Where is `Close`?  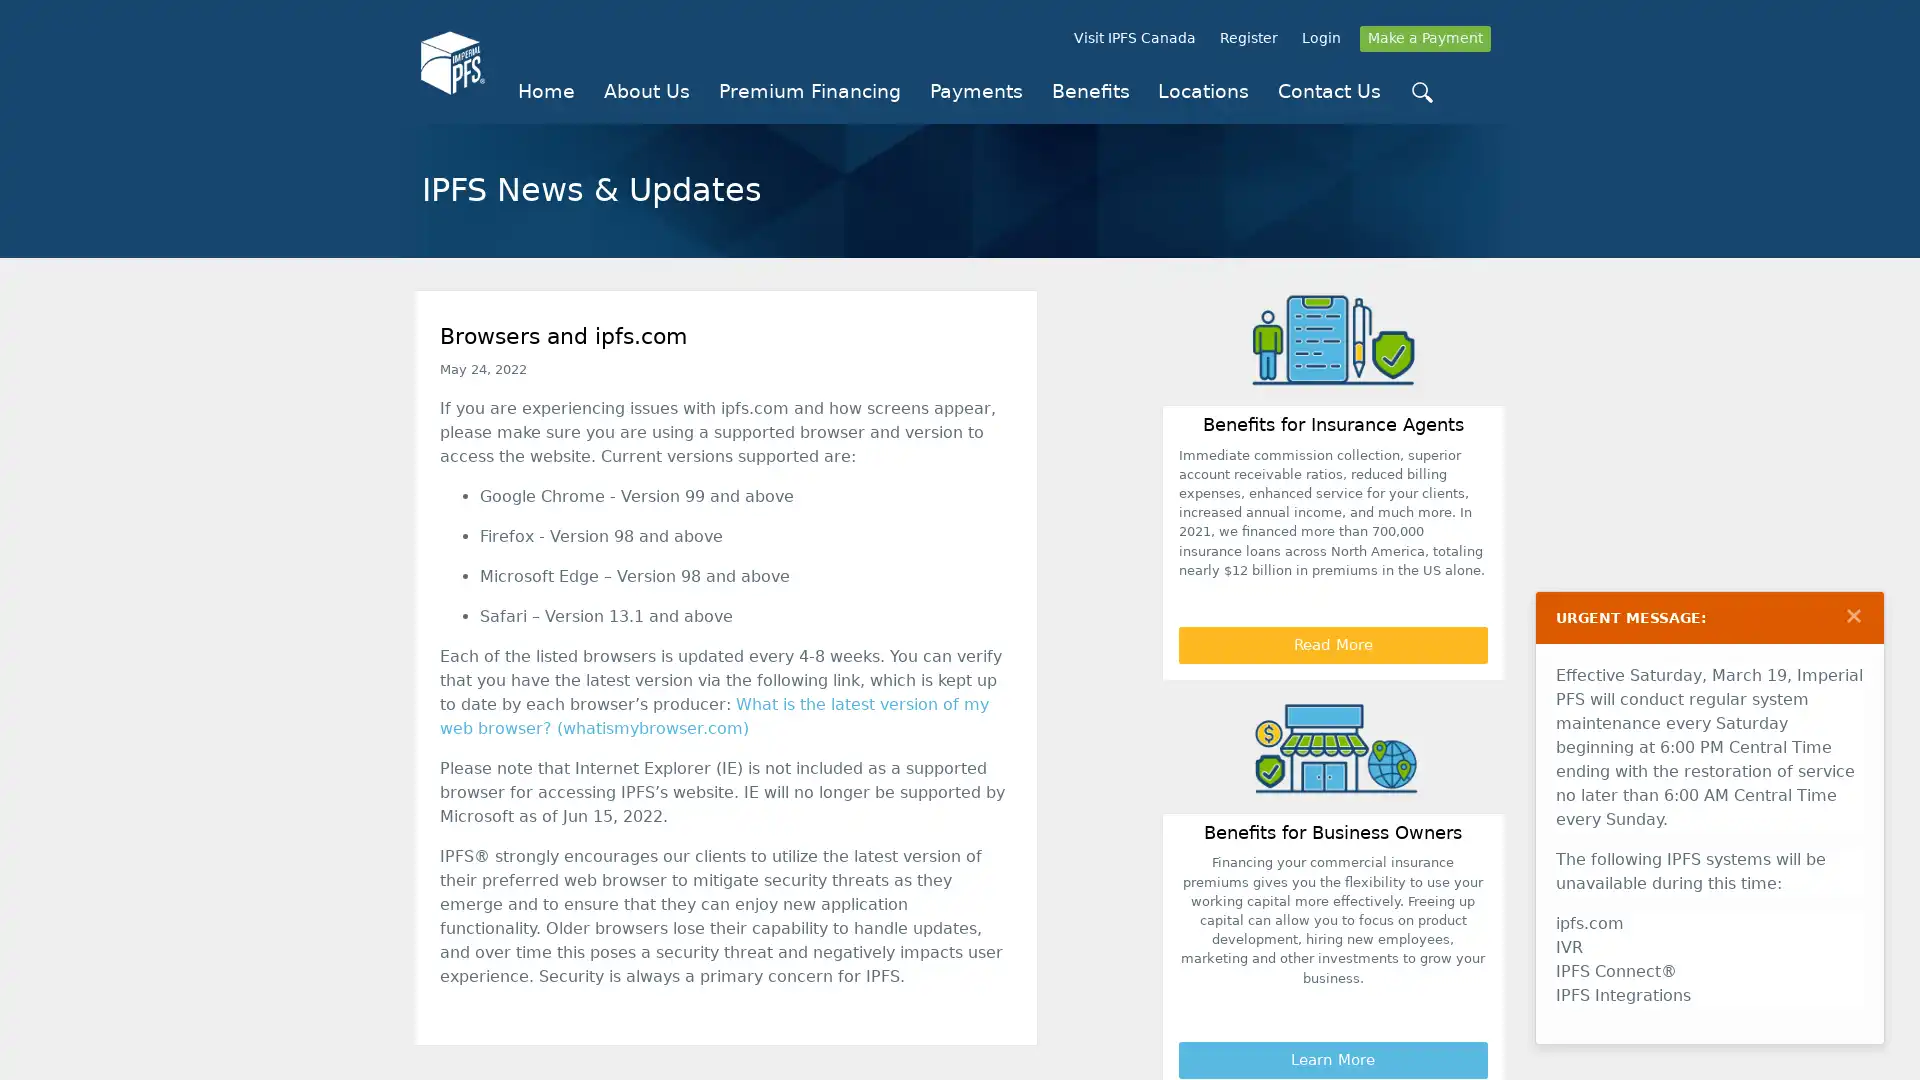
Close is located at coordinates (1852, 615).